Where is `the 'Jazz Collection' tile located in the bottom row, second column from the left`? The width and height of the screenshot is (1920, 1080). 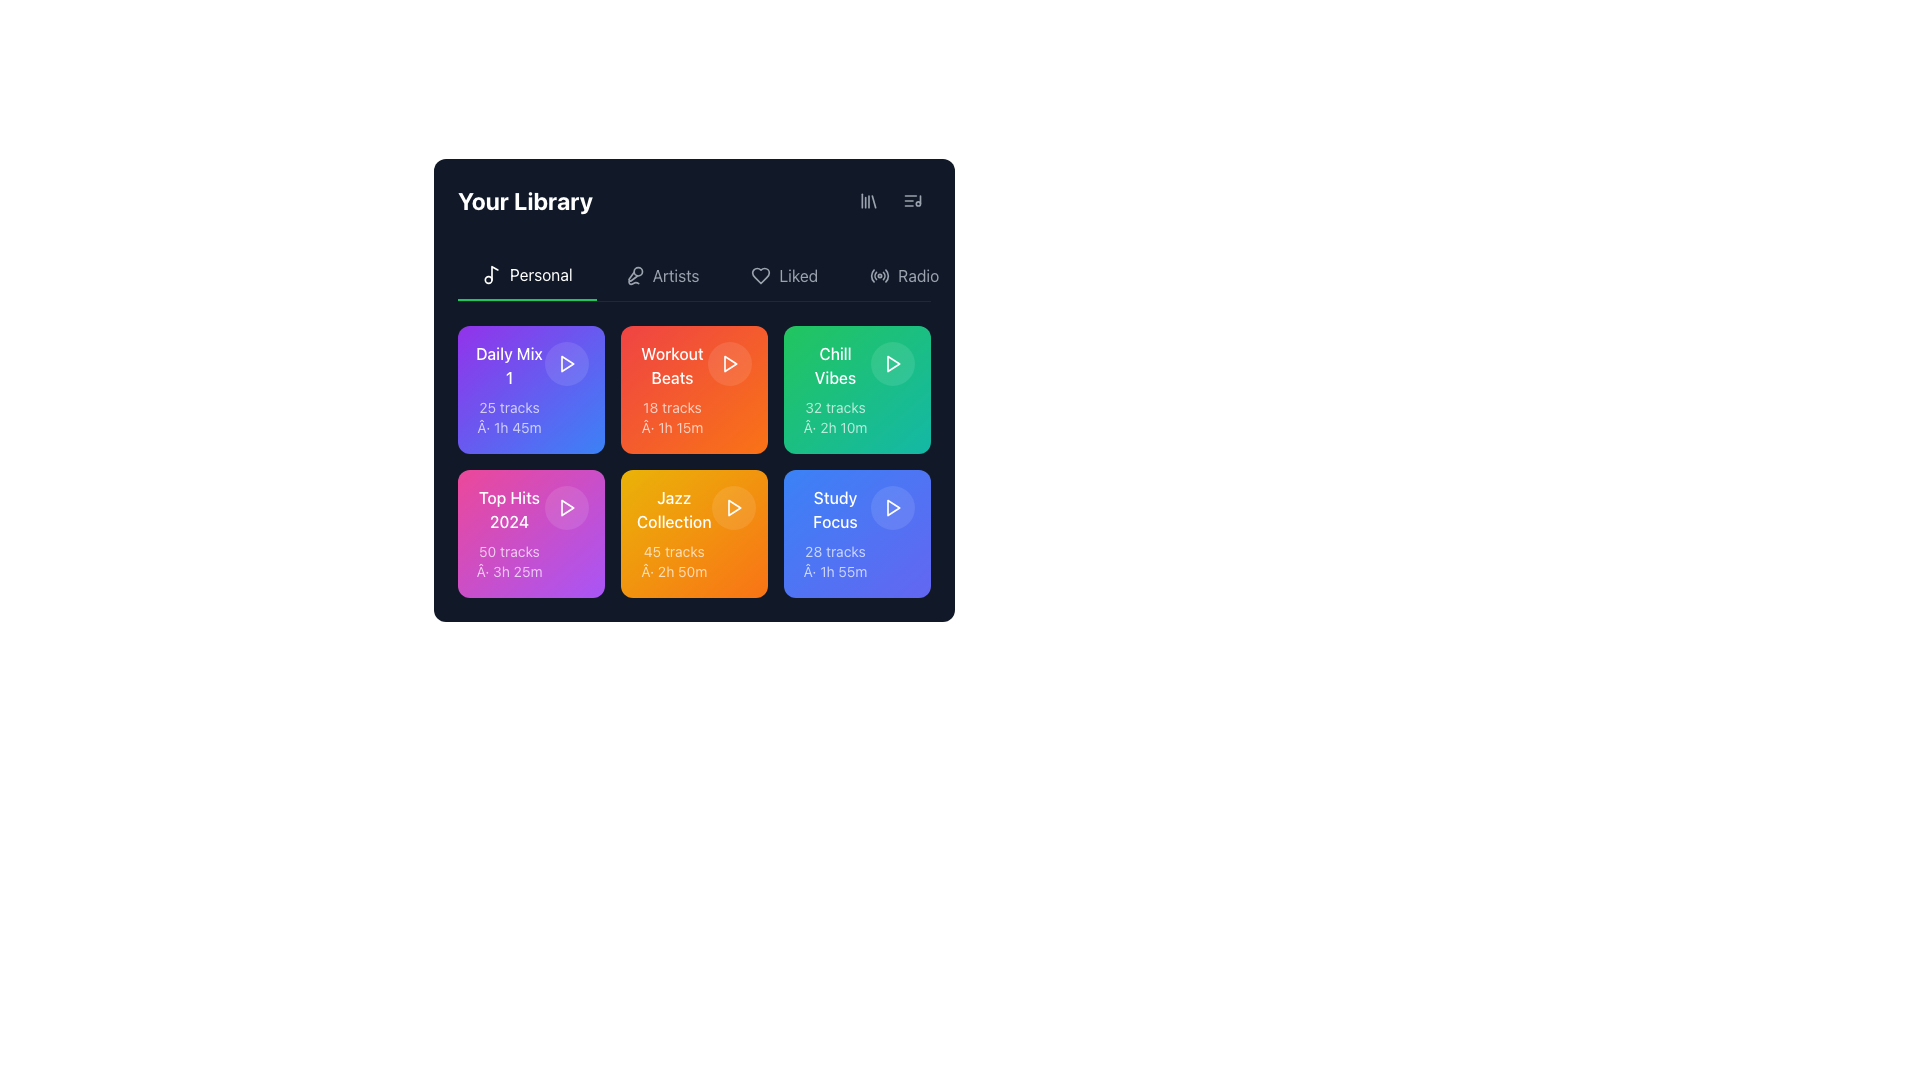 the 'Jazz Collection' tile located in the bottom row, second column from the left is located at coordinates (694, 532).